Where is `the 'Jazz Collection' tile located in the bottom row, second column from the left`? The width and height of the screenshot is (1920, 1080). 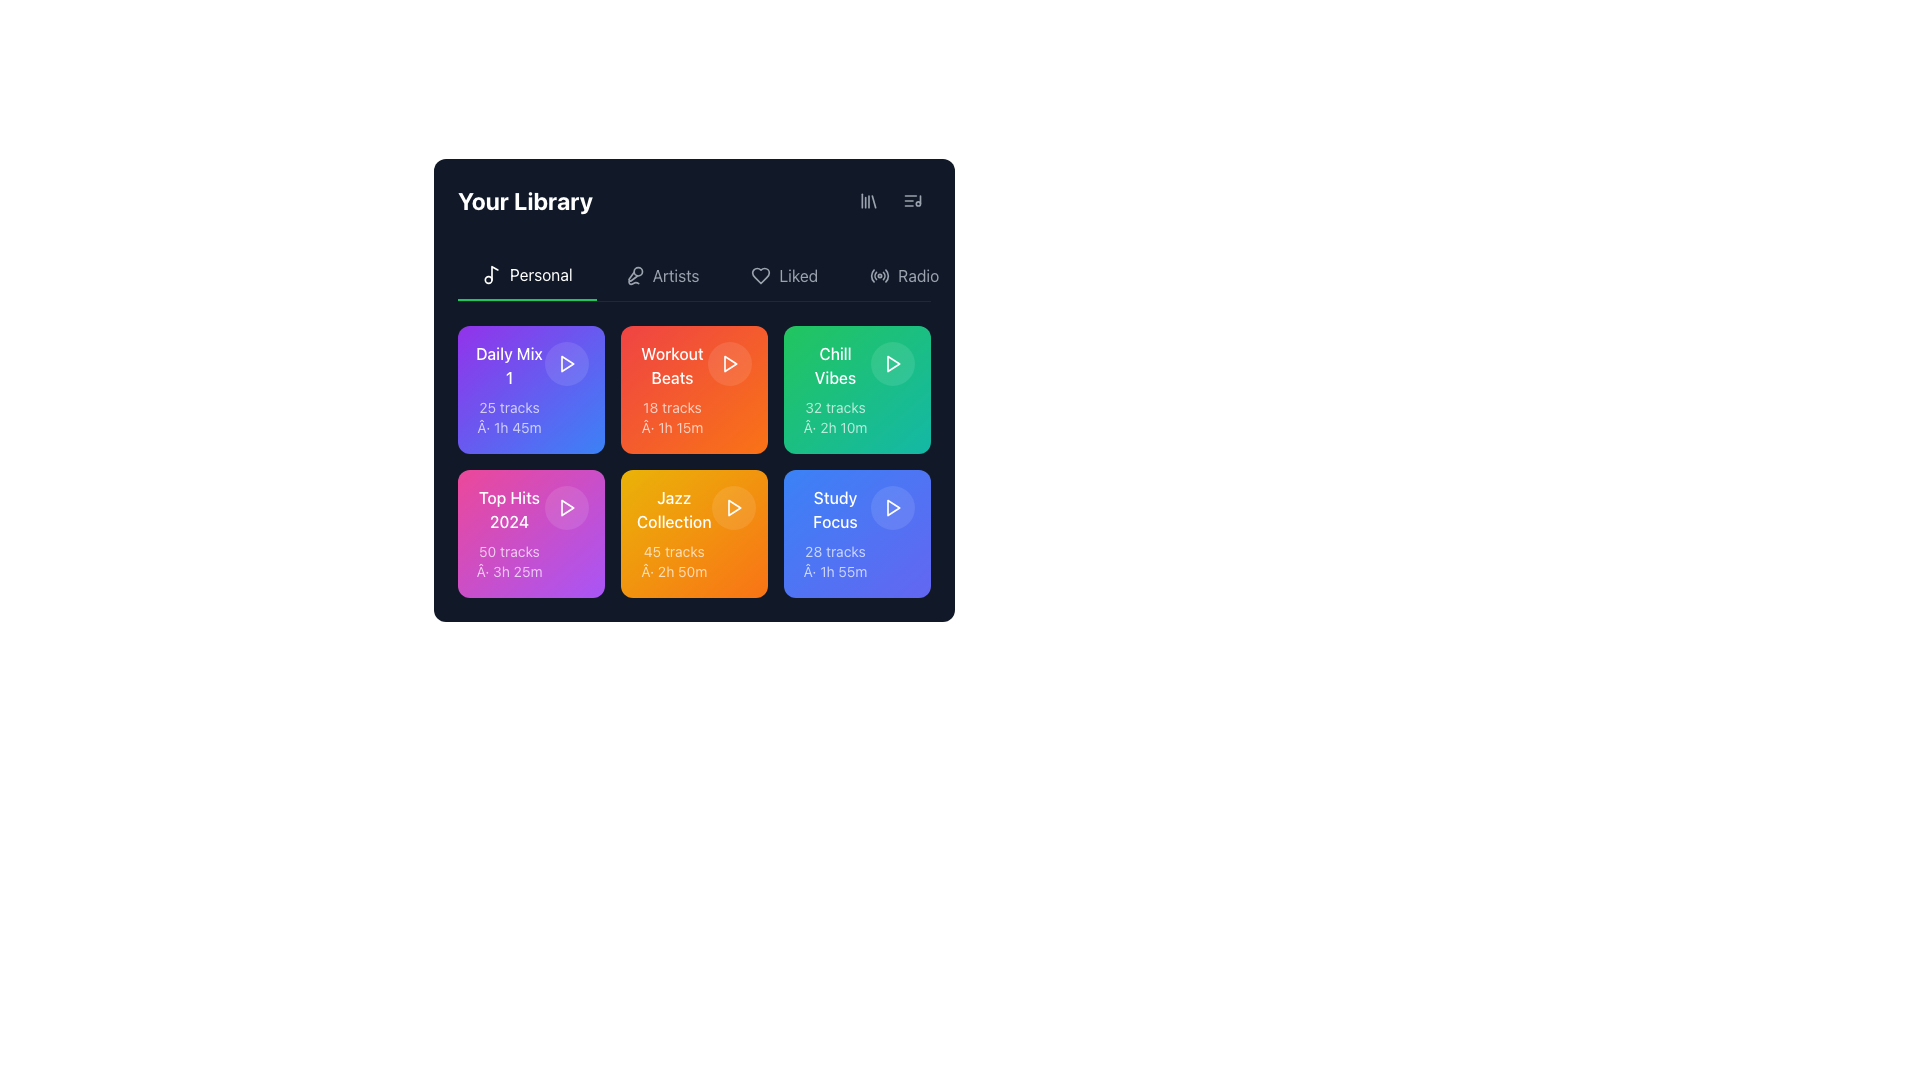 the 'Jazz Collection' tile located in the bottom row, second column from the left is located at coordinates (694, 532).